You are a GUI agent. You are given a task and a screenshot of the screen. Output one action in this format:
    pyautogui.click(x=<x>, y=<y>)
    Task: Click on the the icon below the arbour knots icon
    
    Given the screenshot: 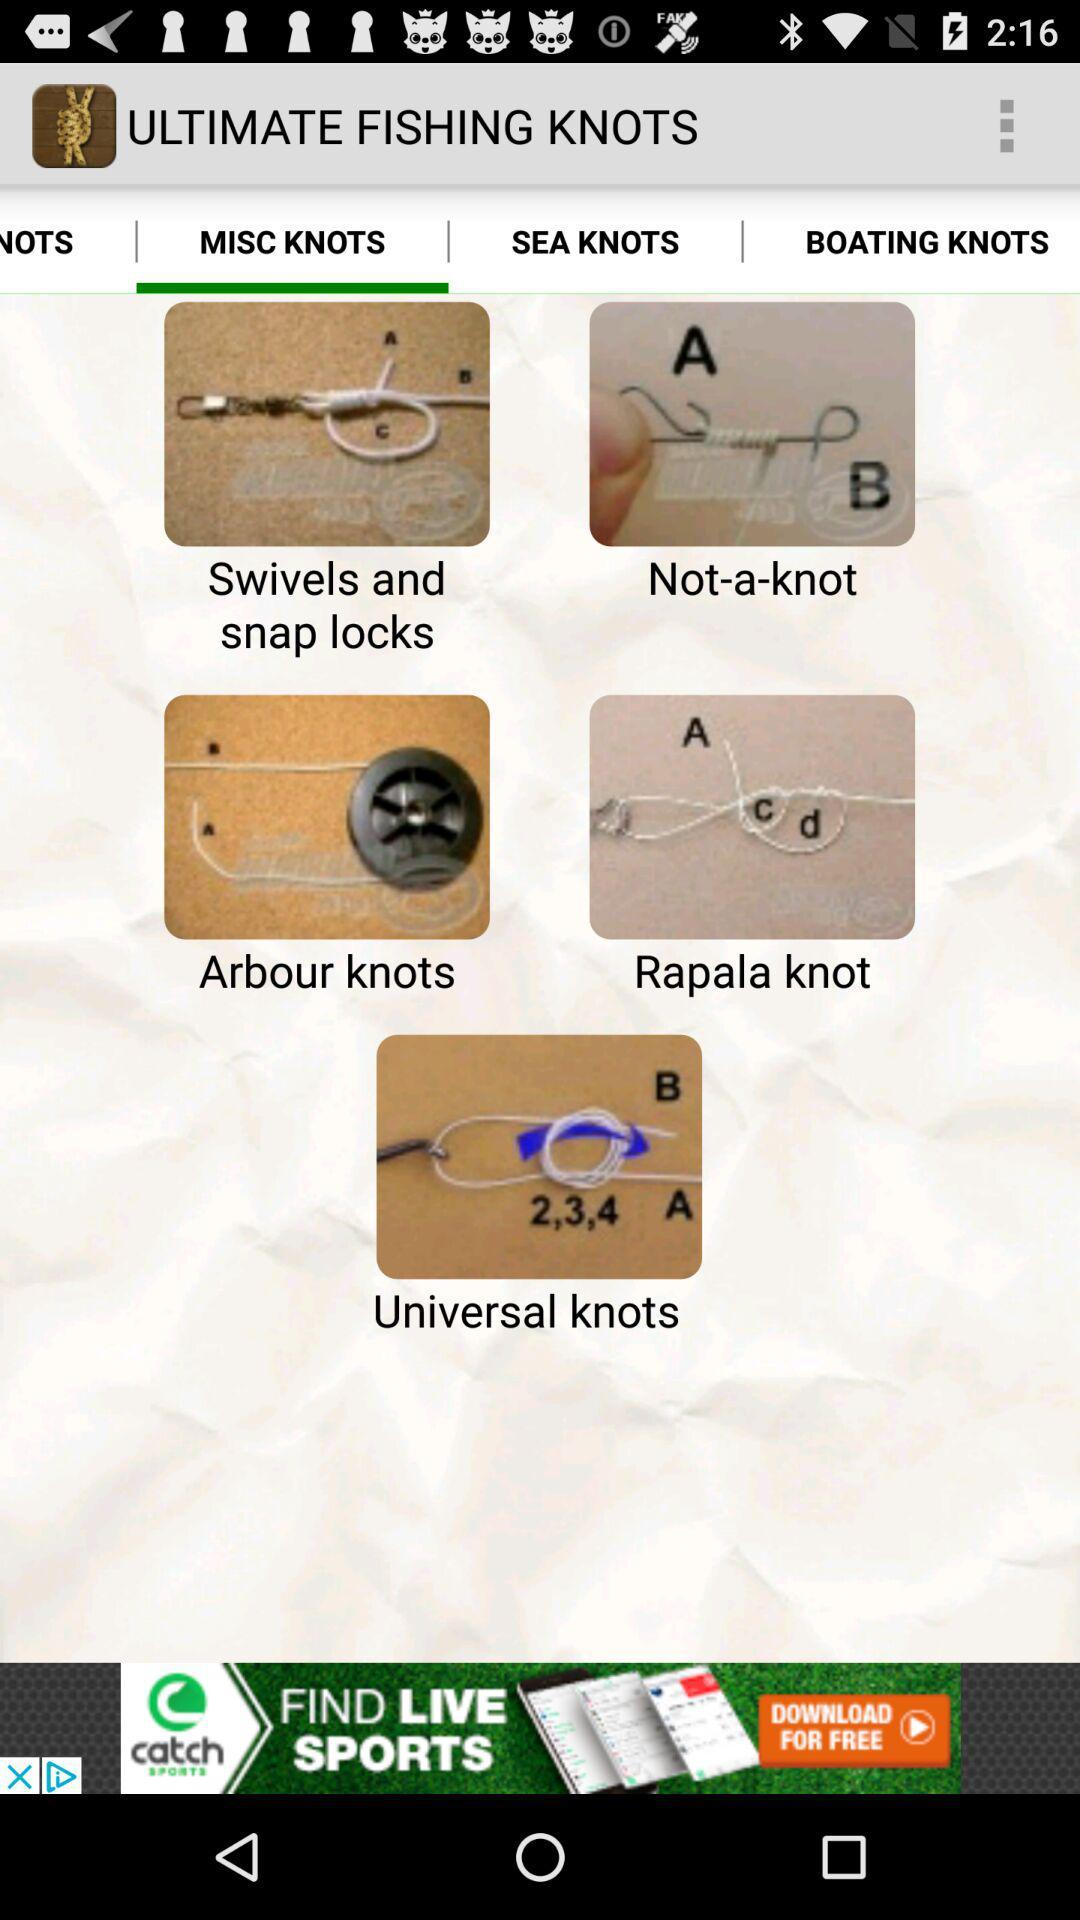 What is the action you would take?
    pyautogui.click(x=538, y=1156)
    